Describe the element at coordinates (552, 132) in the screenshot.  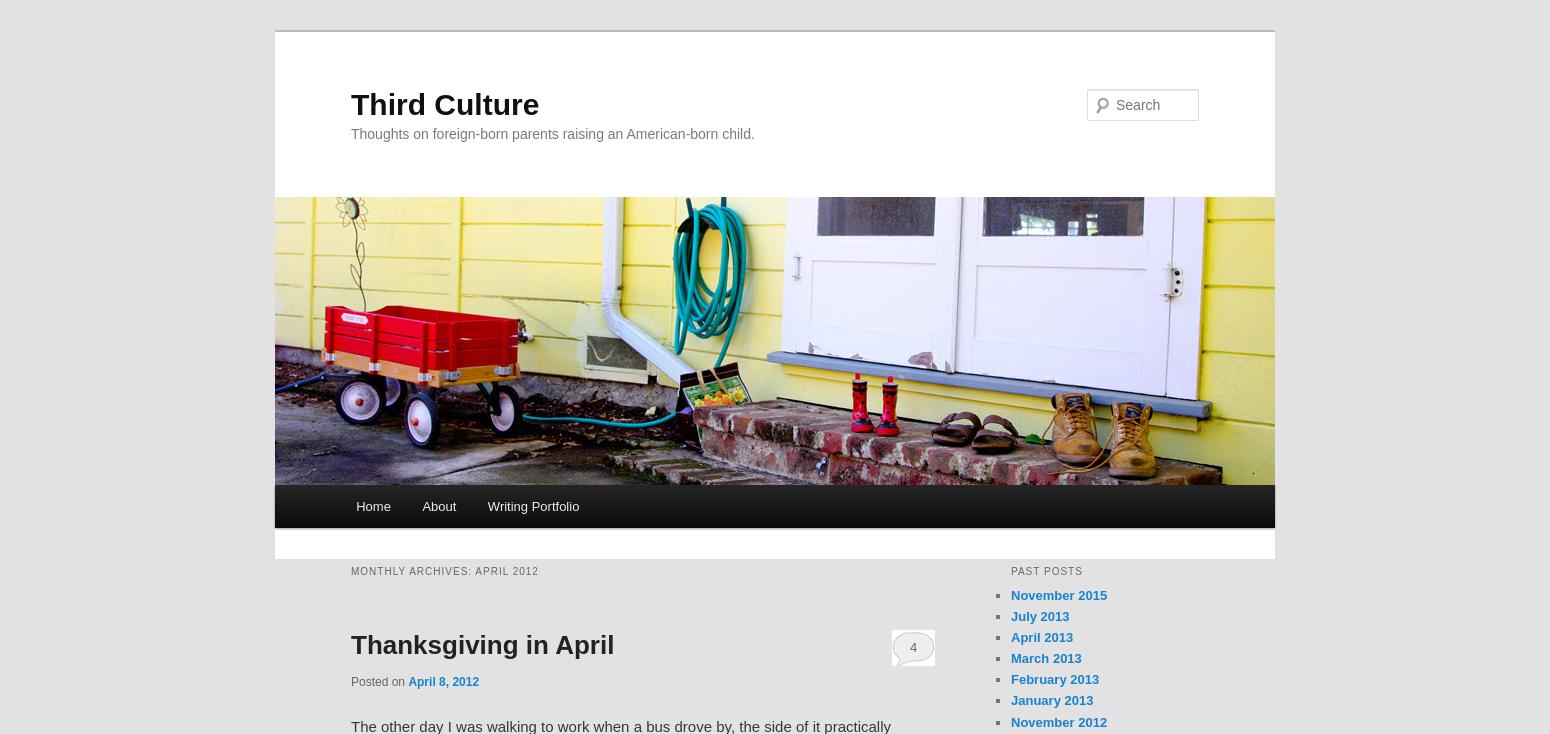
I see `'Thoughts on foreign-born parents raising an American-born child.'` at that location.